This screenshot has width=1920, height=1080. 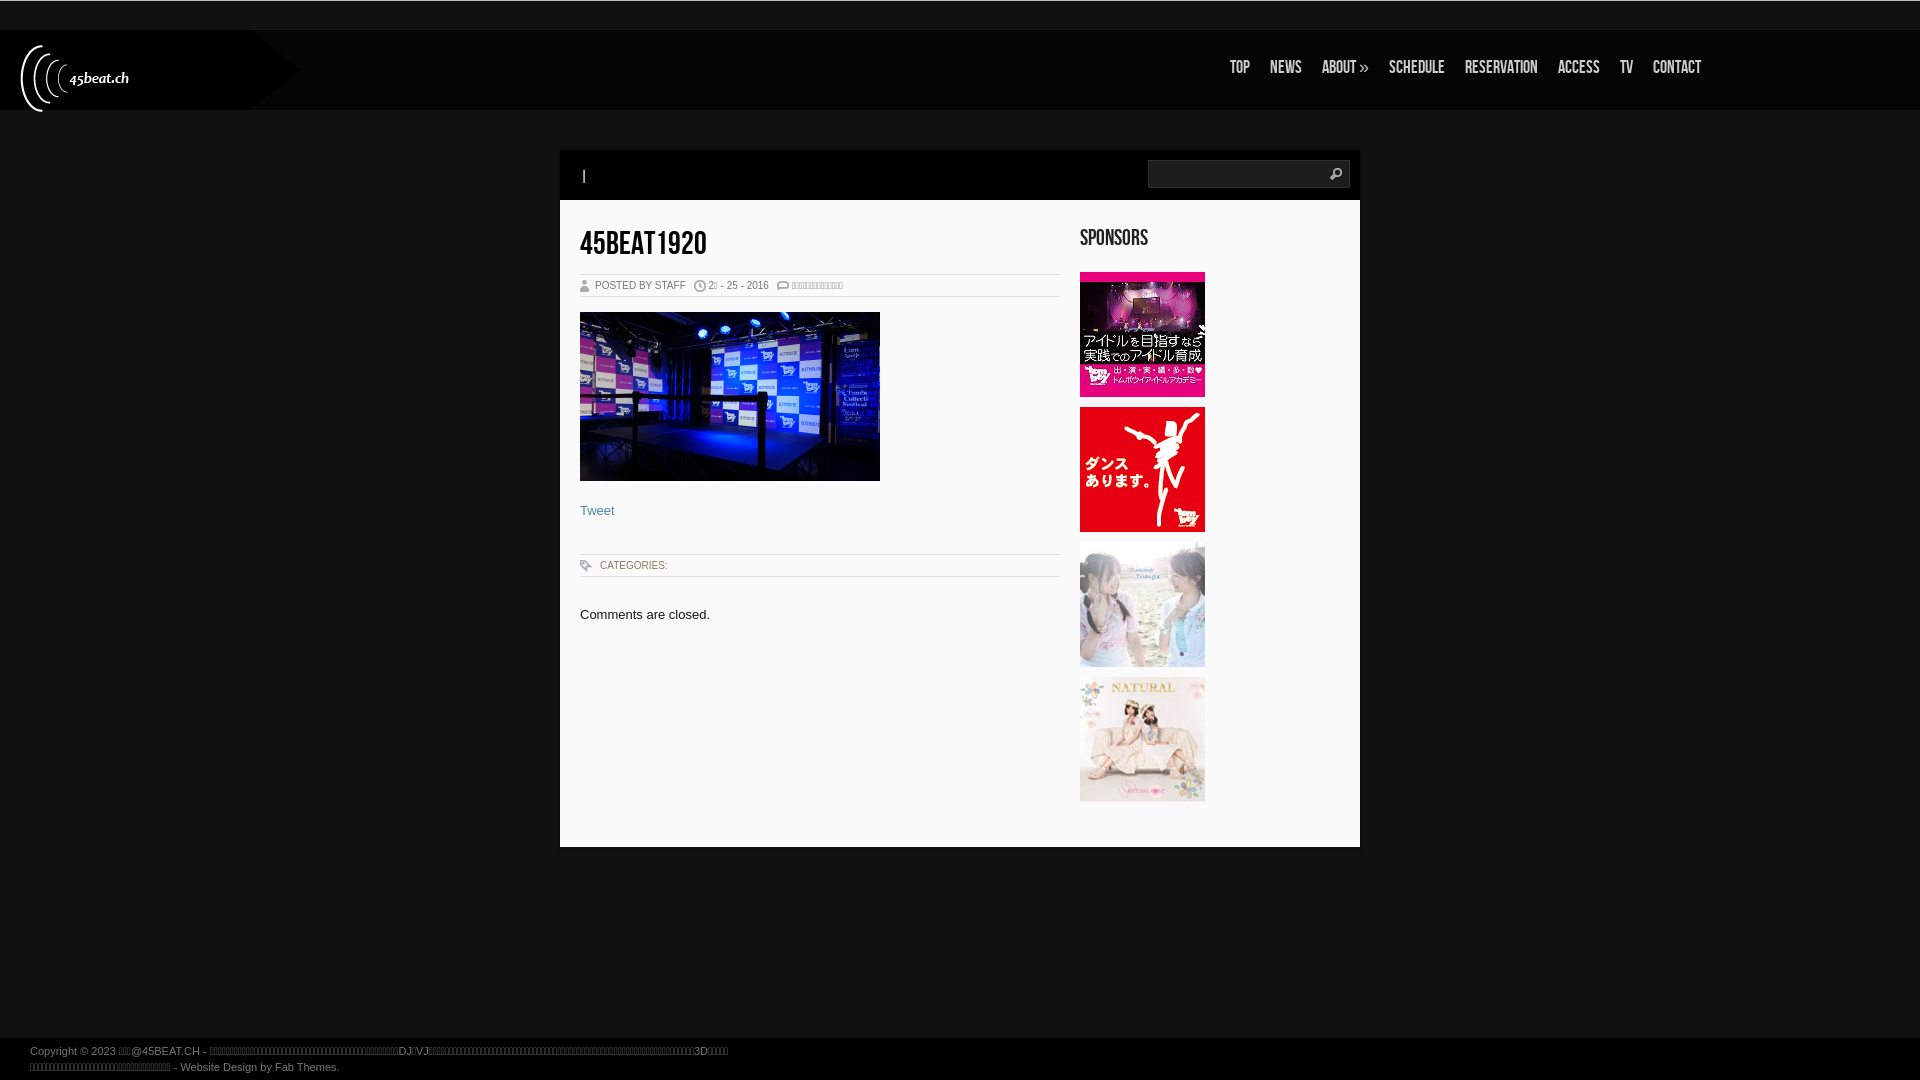 I want to click on 'CONTACT', so click(x=1642, y=66).